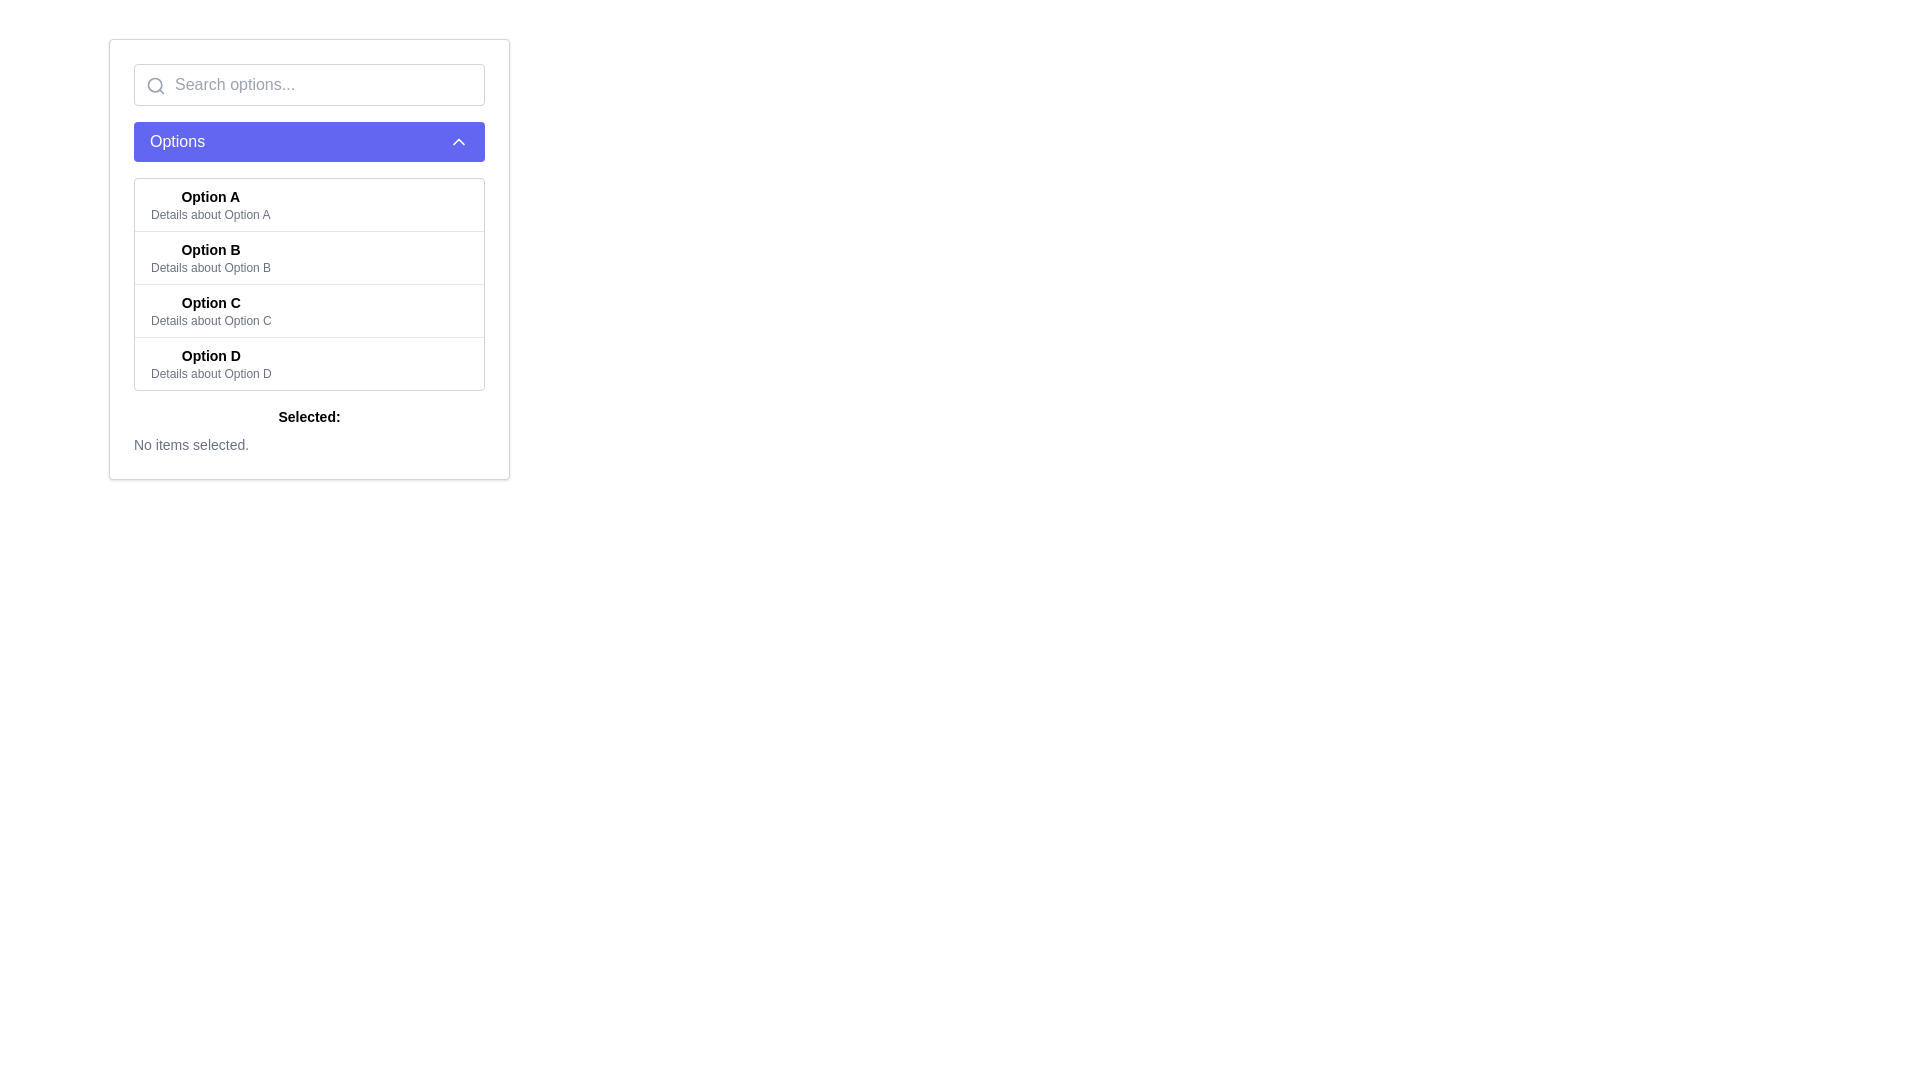  Describe the element at coordinates (308, 363) in the screenshot. I see `the fourth option in the list, labeled 'Option D'` at that location.